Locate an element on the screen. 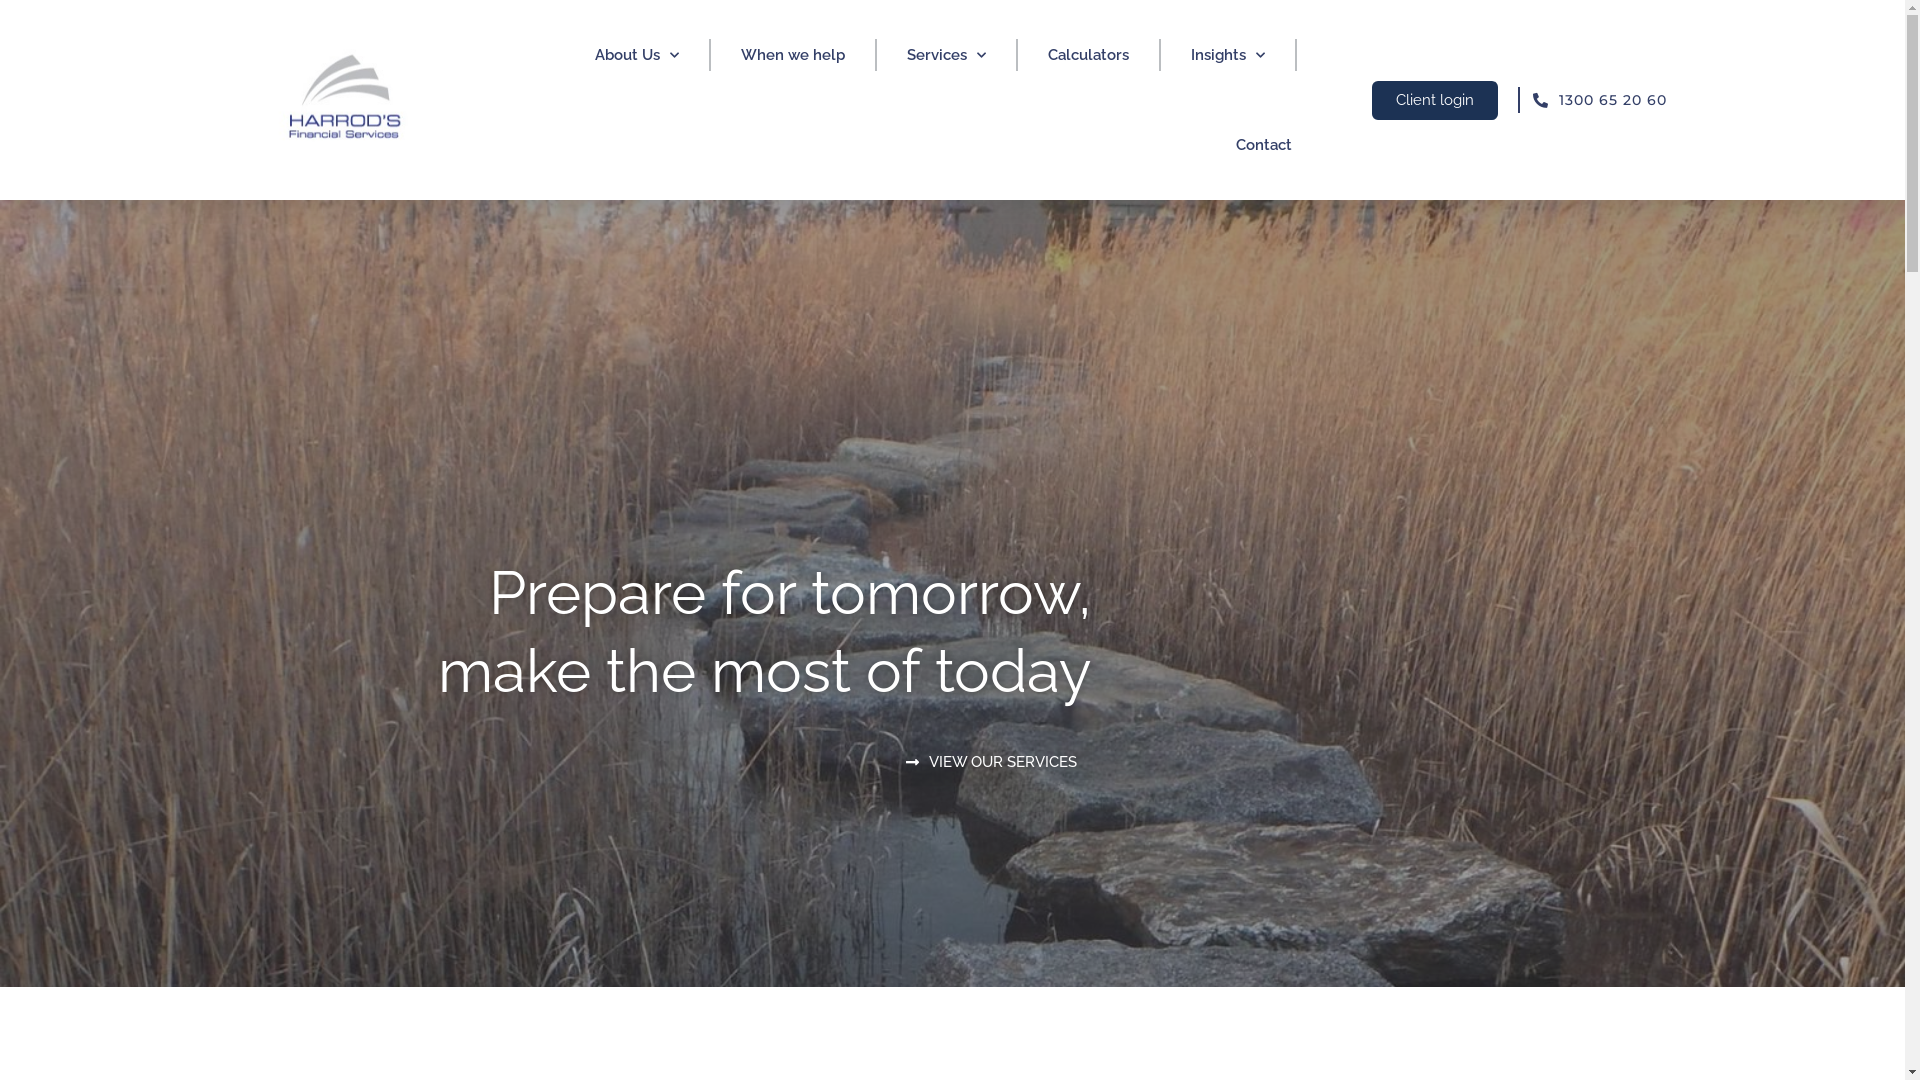  'About Us' is located at coordinates (636, 53).